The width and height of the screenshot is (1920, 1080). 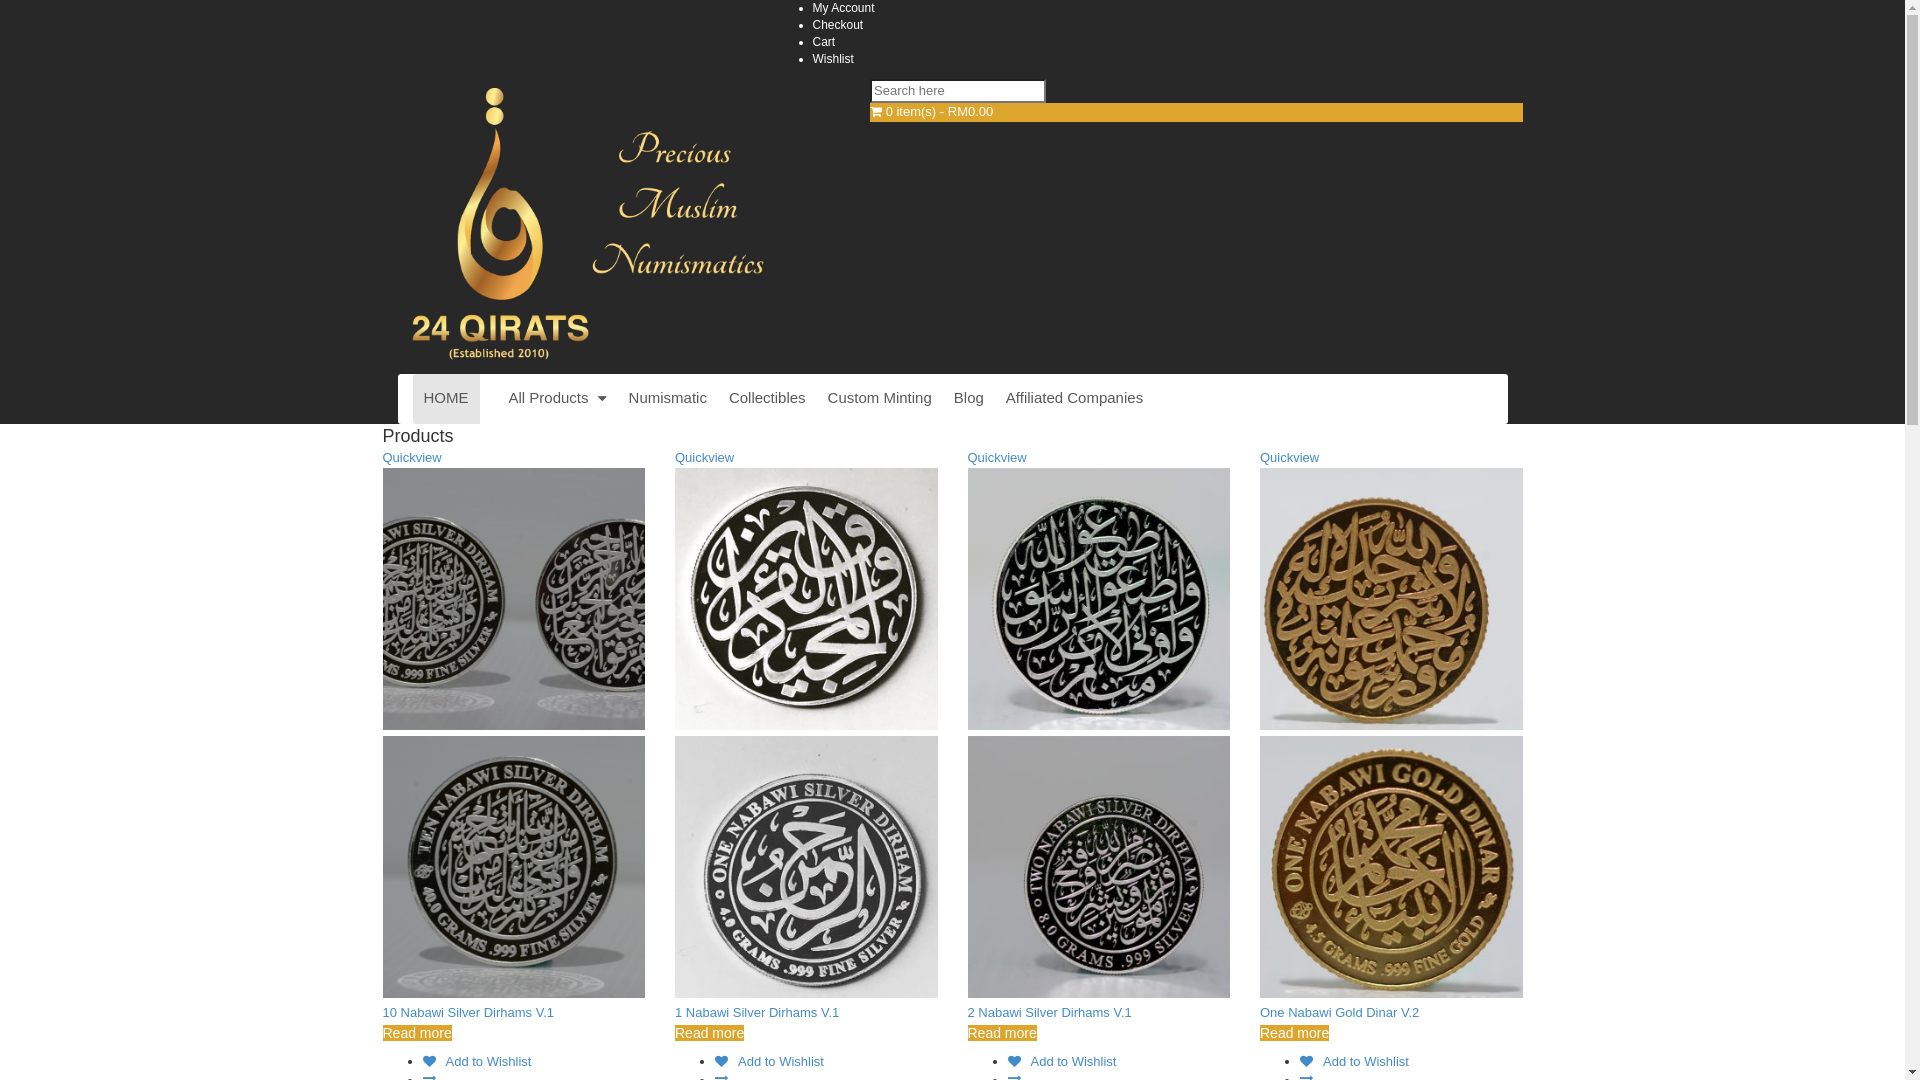 I want to click on 'Affiliated Companies', so click(x=1073, y=398).